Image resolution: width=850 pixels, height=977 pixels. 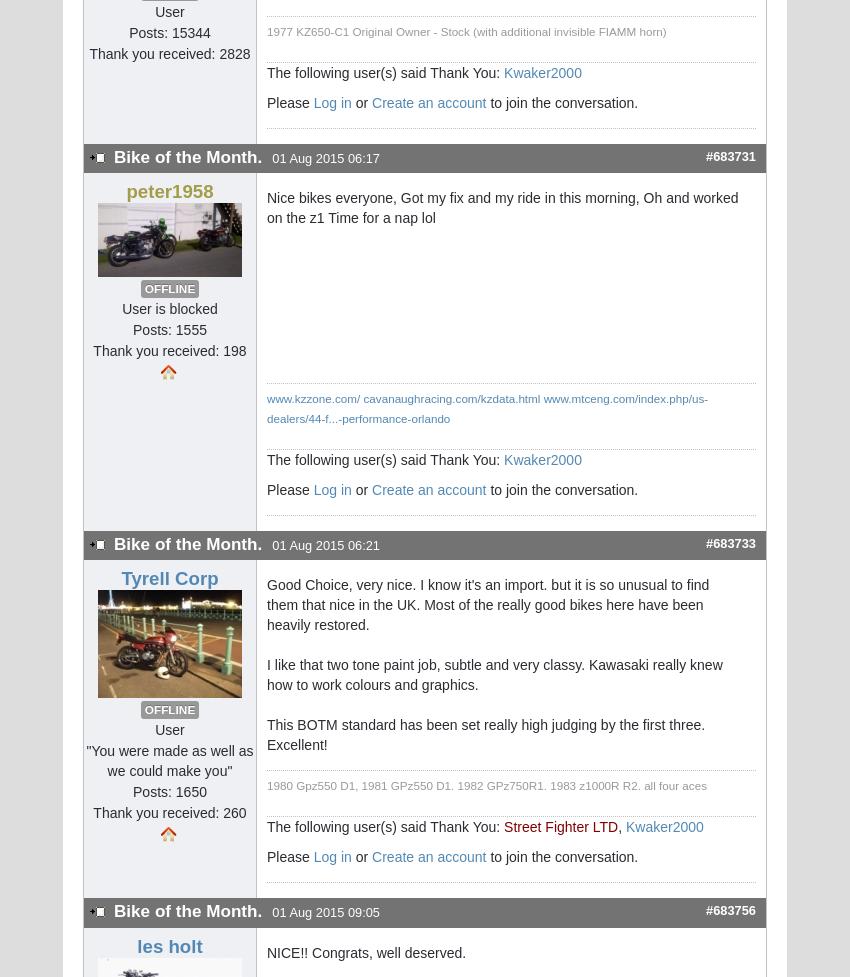 What do you see at coordinates (621, 826) in the screenshot?
I see `','` at bounding box center [621, 826].